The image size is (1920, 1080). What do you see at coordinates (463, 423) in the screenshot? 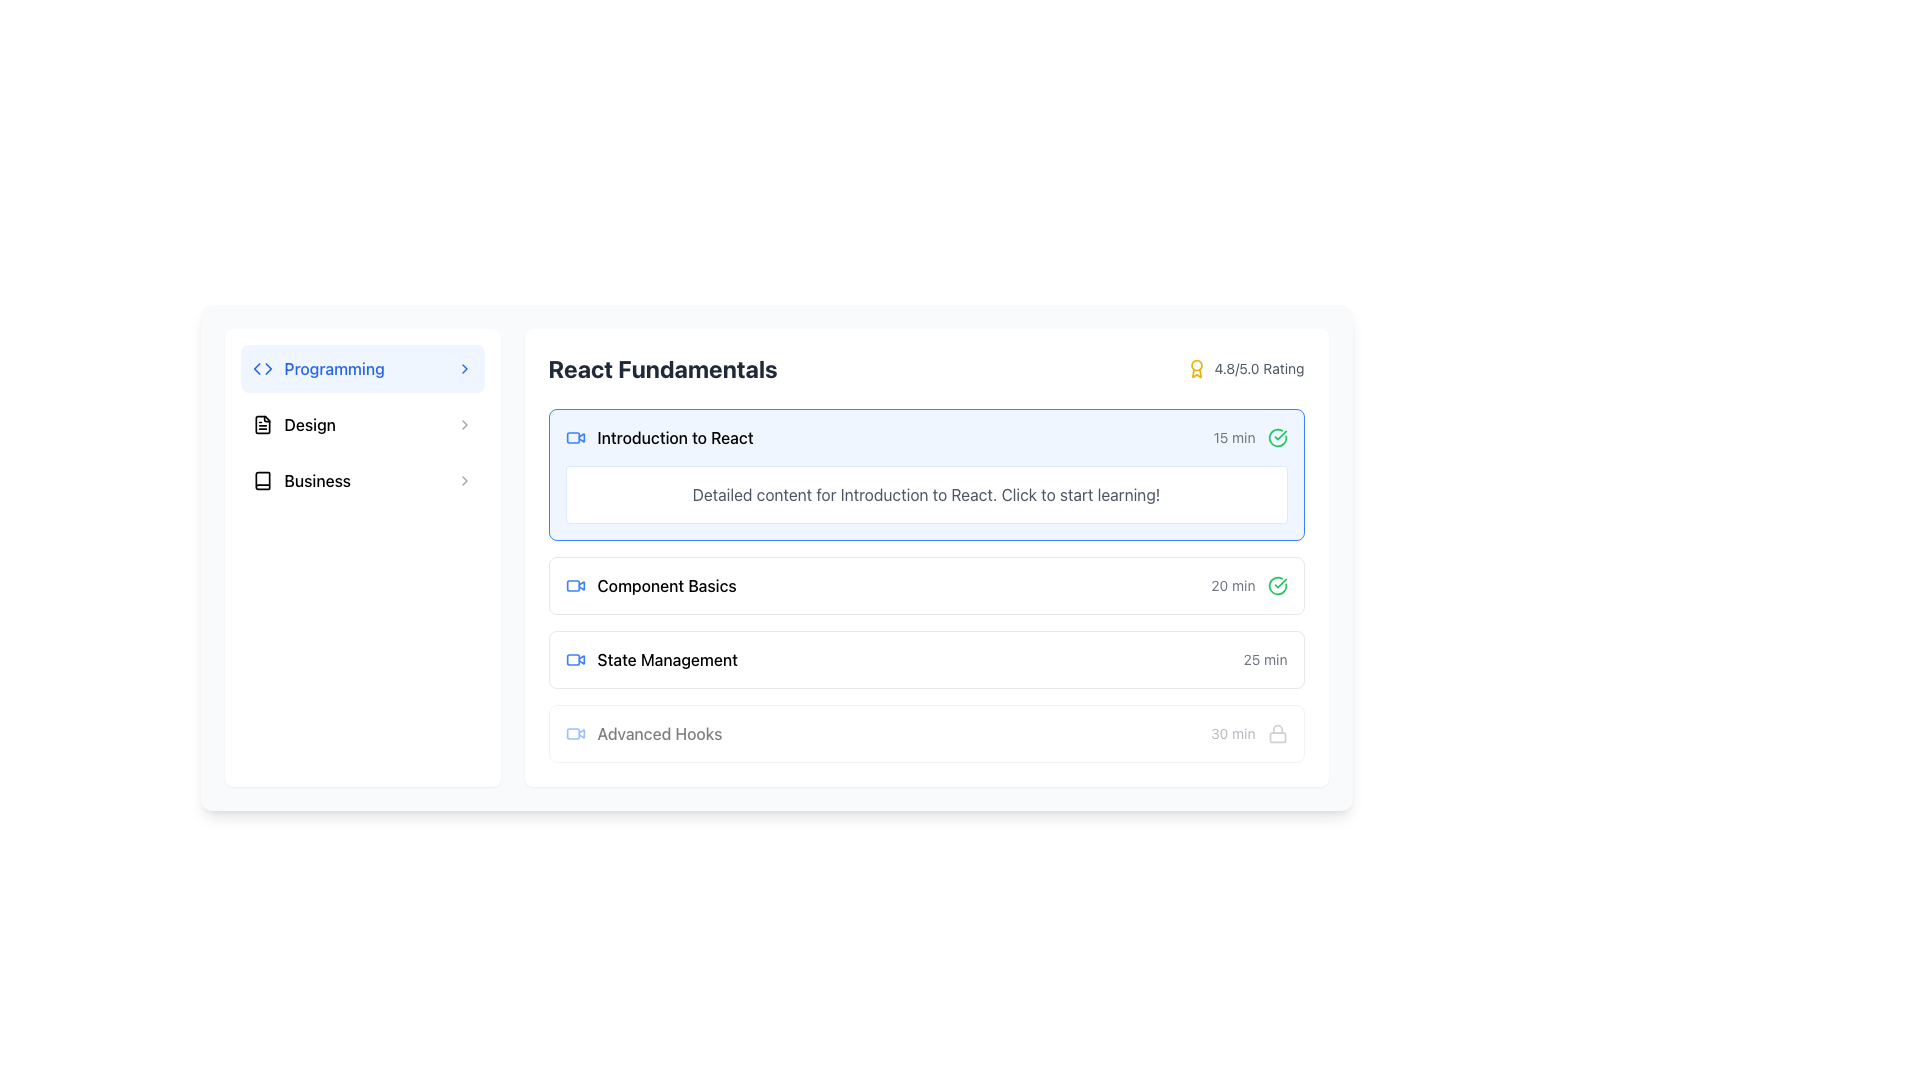
I see `the small right-facing chevron icon next to the 'Design' label` at bounding box center [463, 423].